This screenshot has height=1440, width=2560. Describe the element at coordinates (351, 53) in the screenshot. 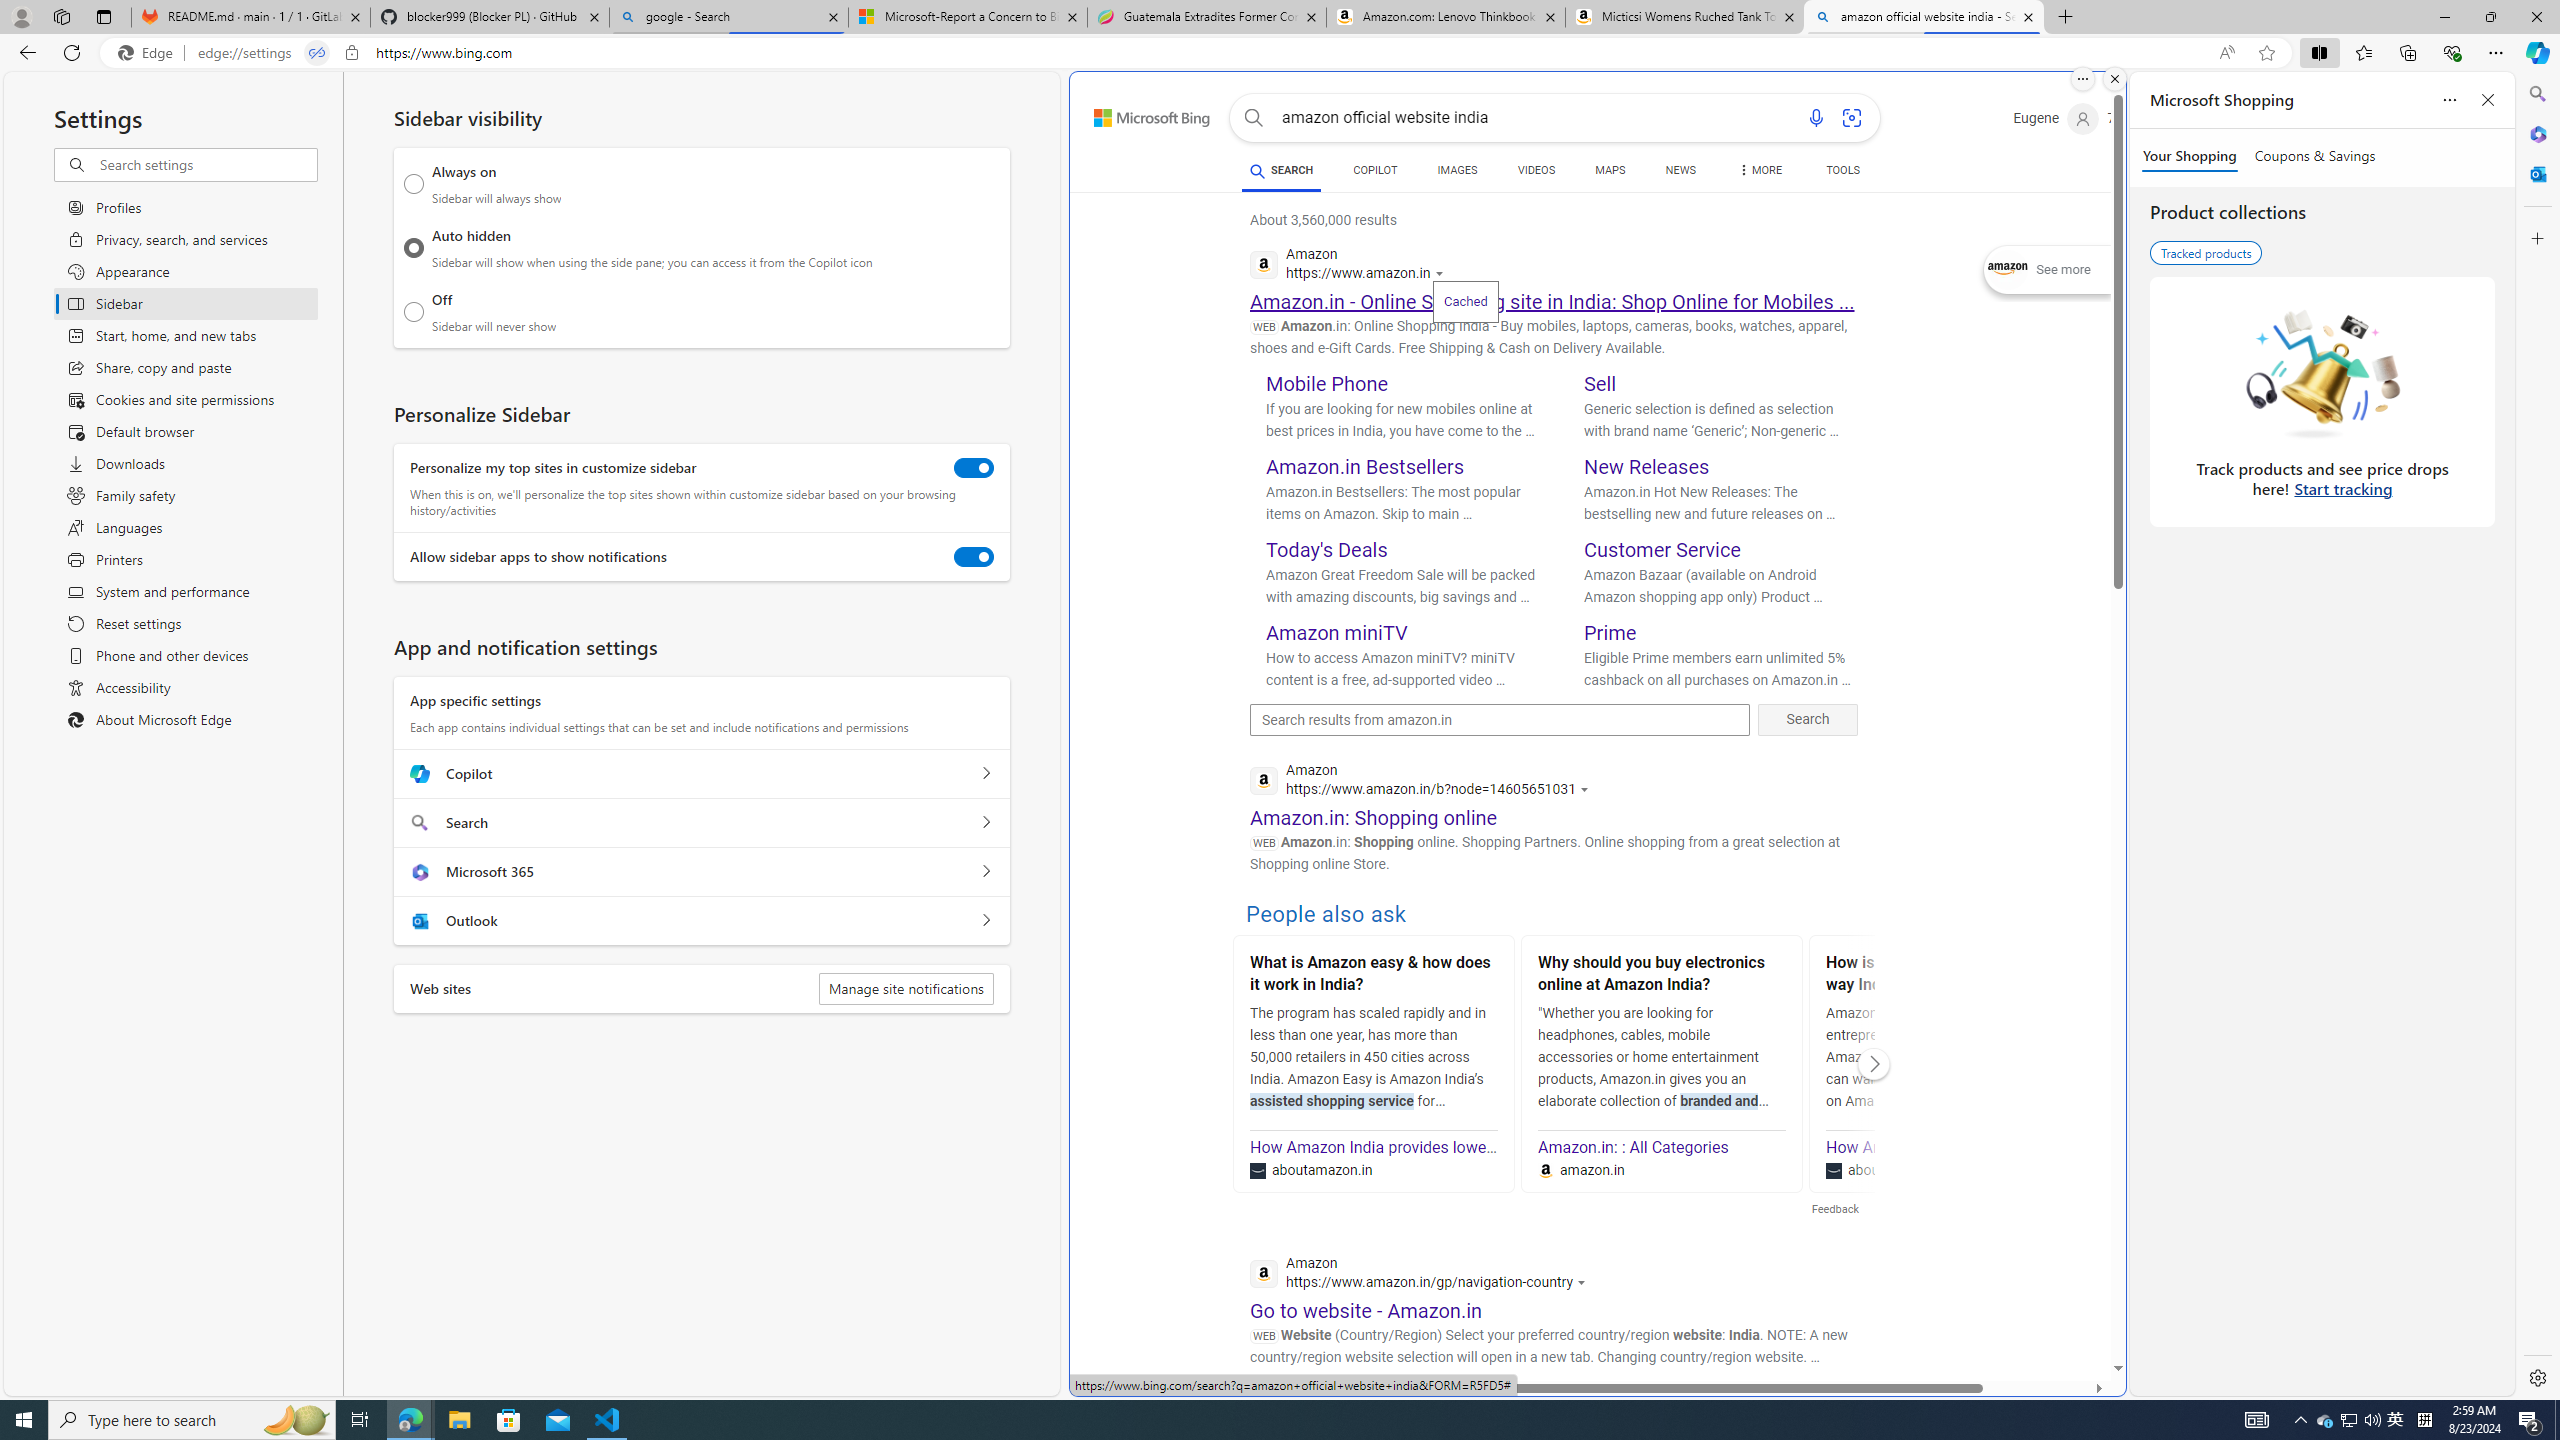

I see `'View site information'` at that location.